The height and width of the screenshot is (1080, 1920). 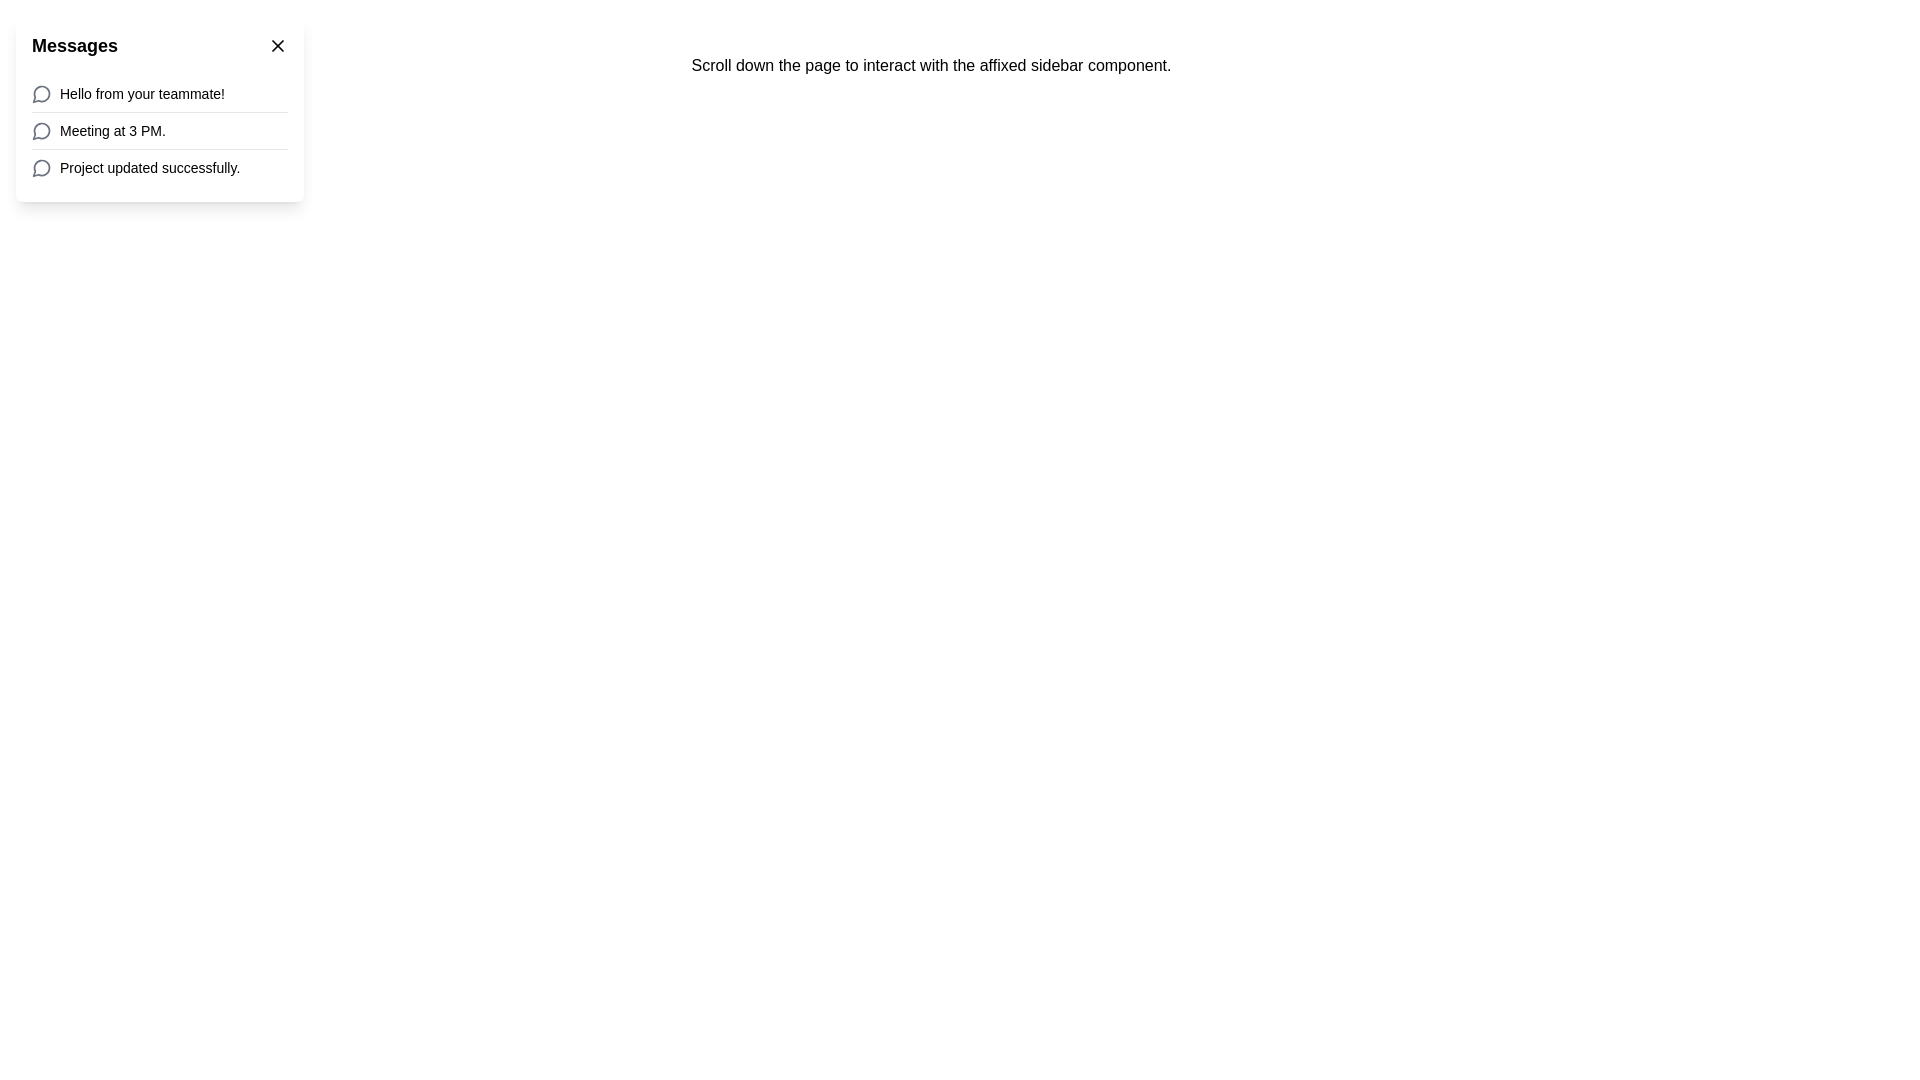 What do you see at coordinates (41, 167) in the screenshot?
I see `the speech bubble icon located beside the third message labeled 'Project updated successfully' in the messages sidebar` at bounding box center [41, 167].